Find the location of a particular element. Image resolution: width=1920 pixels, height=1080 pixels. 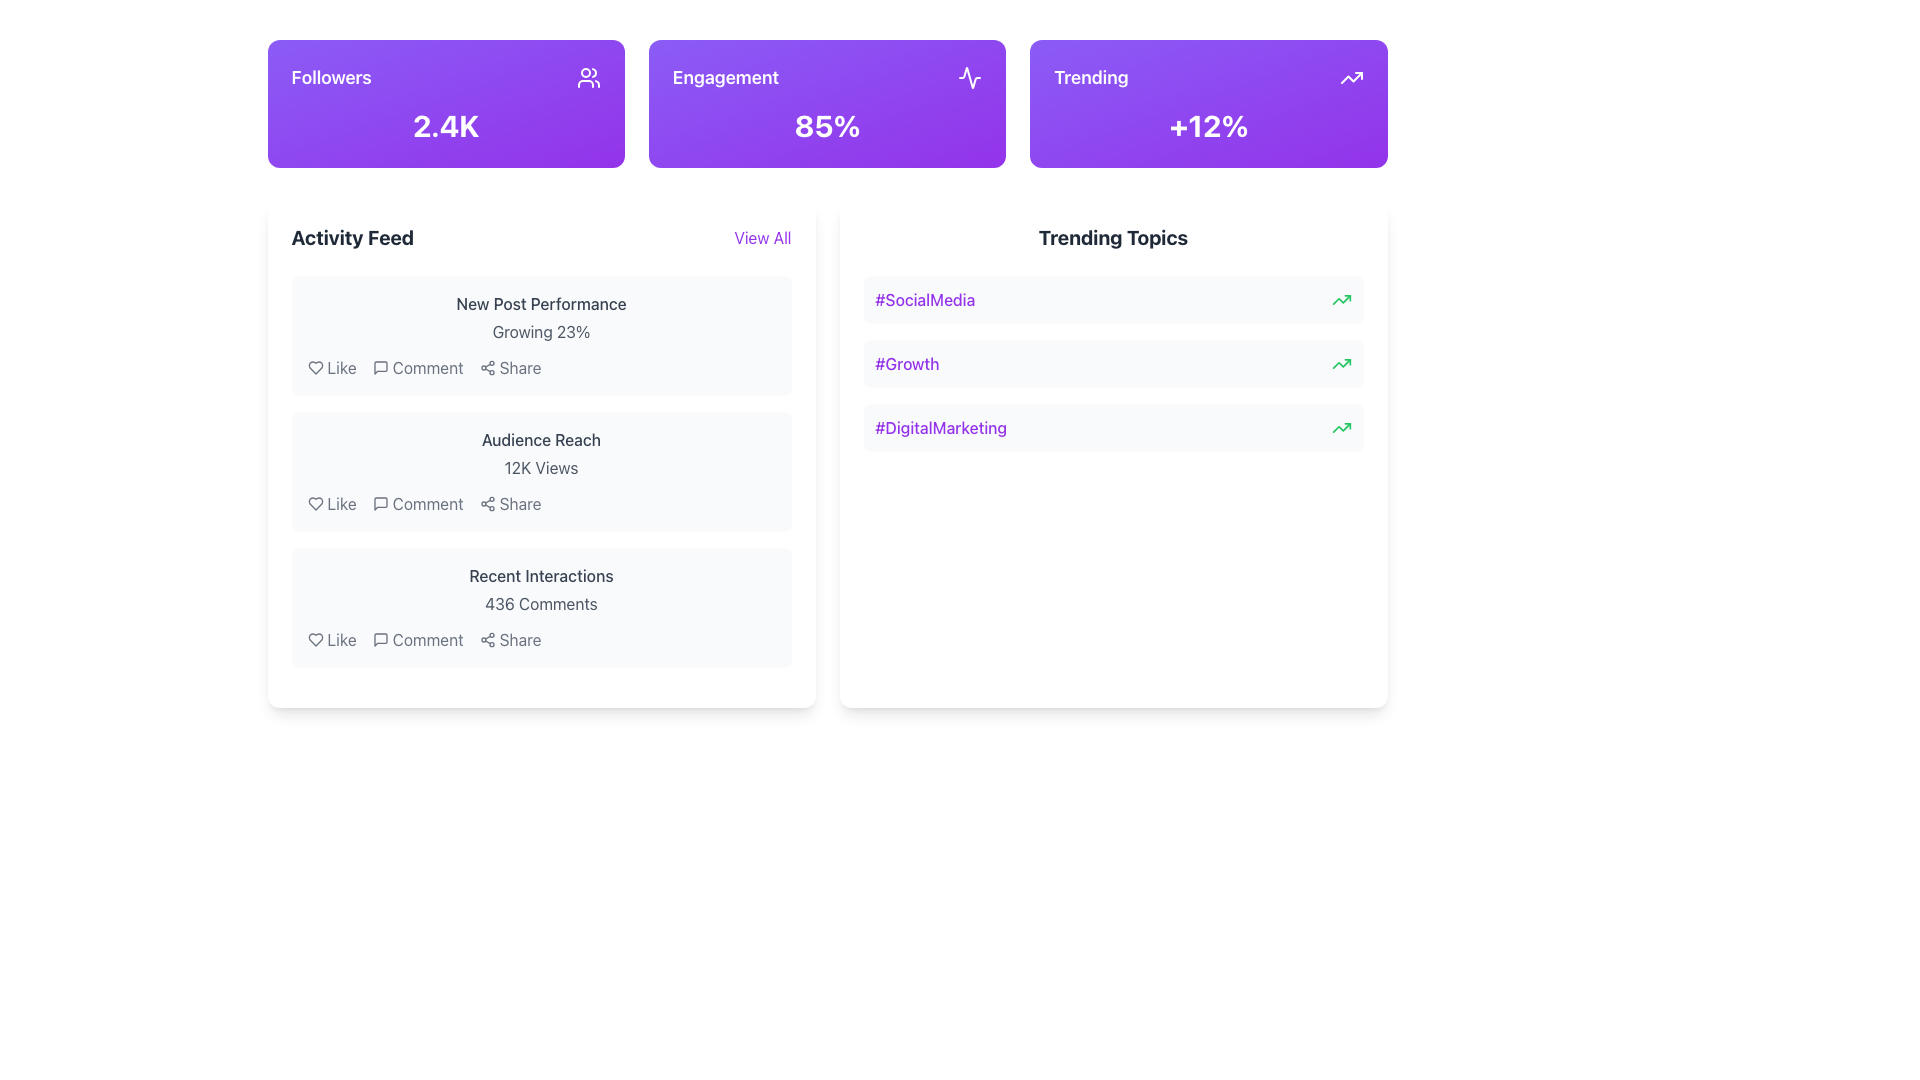

the clickable hashtag text label for the trending topic at the top of the 'Trending Topics' list is located at coordinates (924, 300).